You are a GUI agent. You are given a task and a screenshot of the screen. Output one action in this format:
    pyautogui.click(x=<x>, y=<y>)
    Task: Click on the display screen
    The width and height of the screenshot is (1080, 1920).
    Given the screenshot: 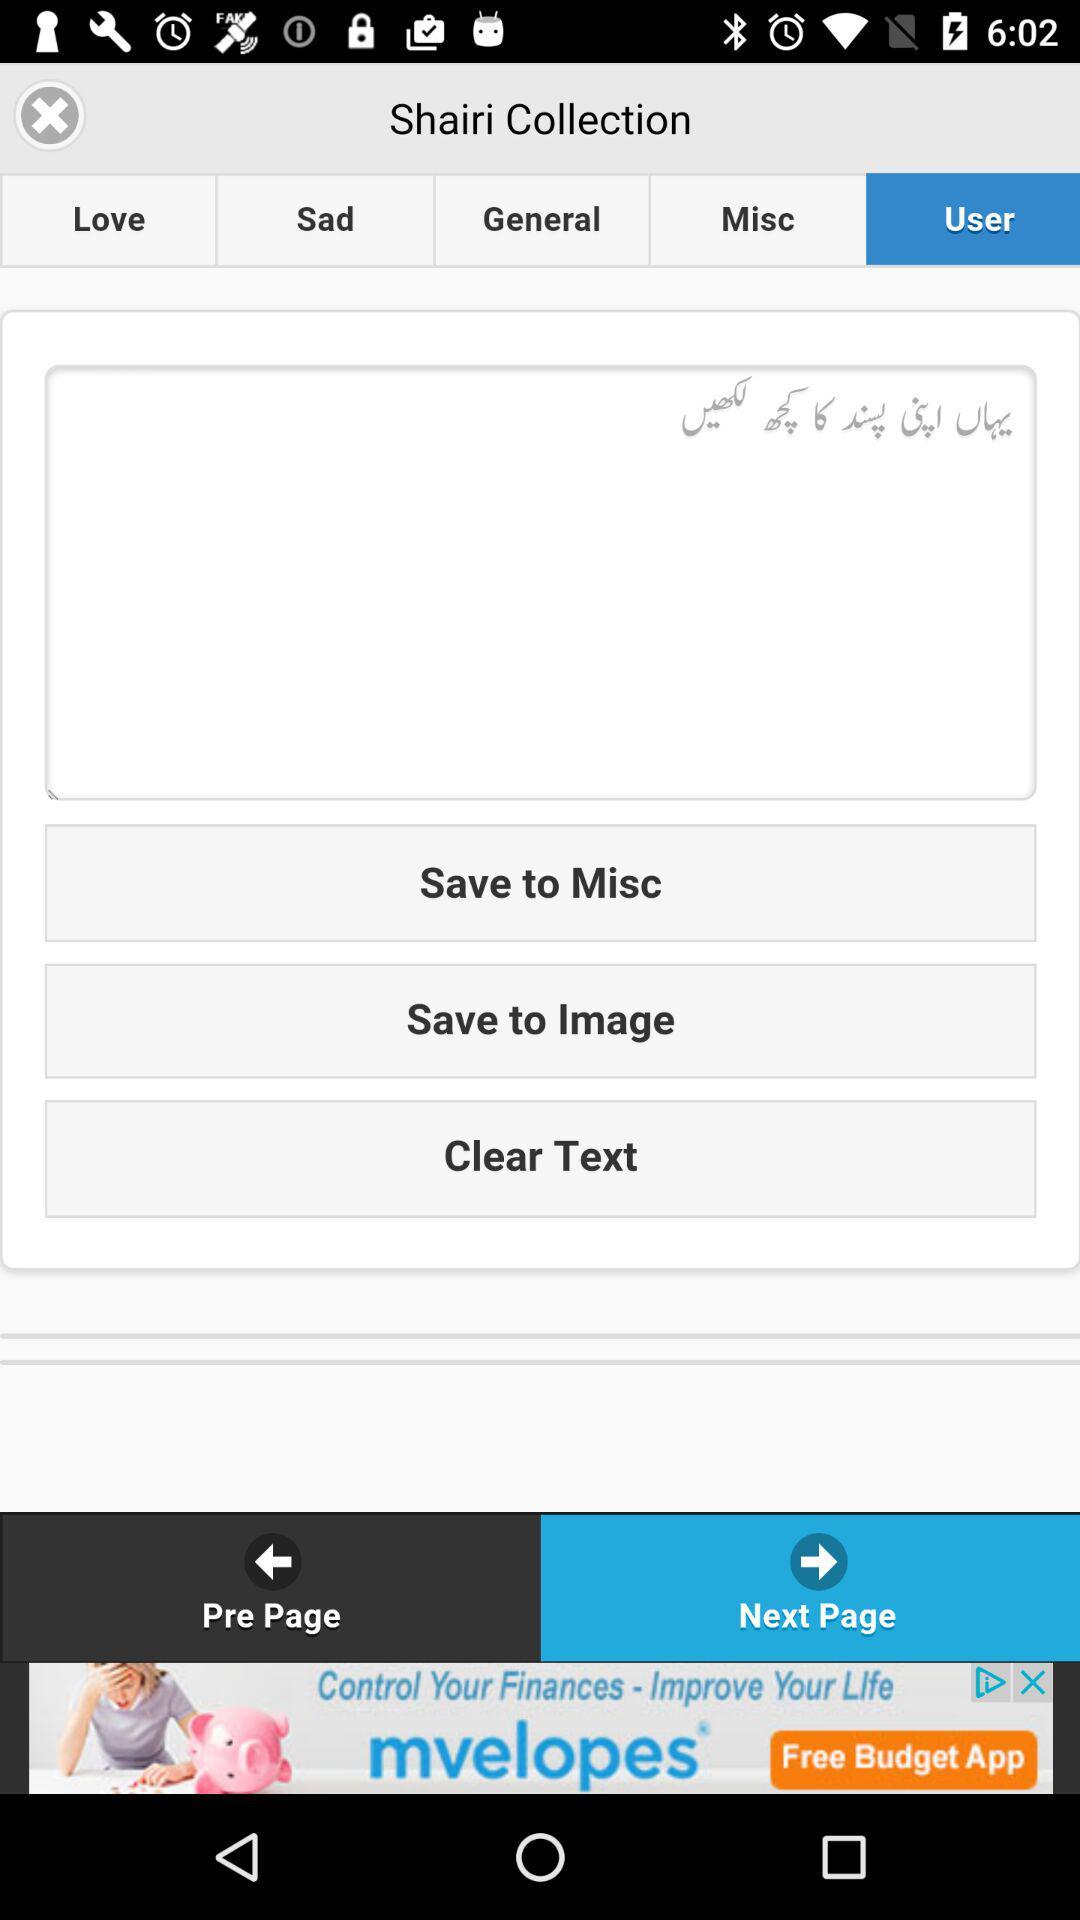 What is the action you would take?
    pyautogui.click(x=540, y=862)
    